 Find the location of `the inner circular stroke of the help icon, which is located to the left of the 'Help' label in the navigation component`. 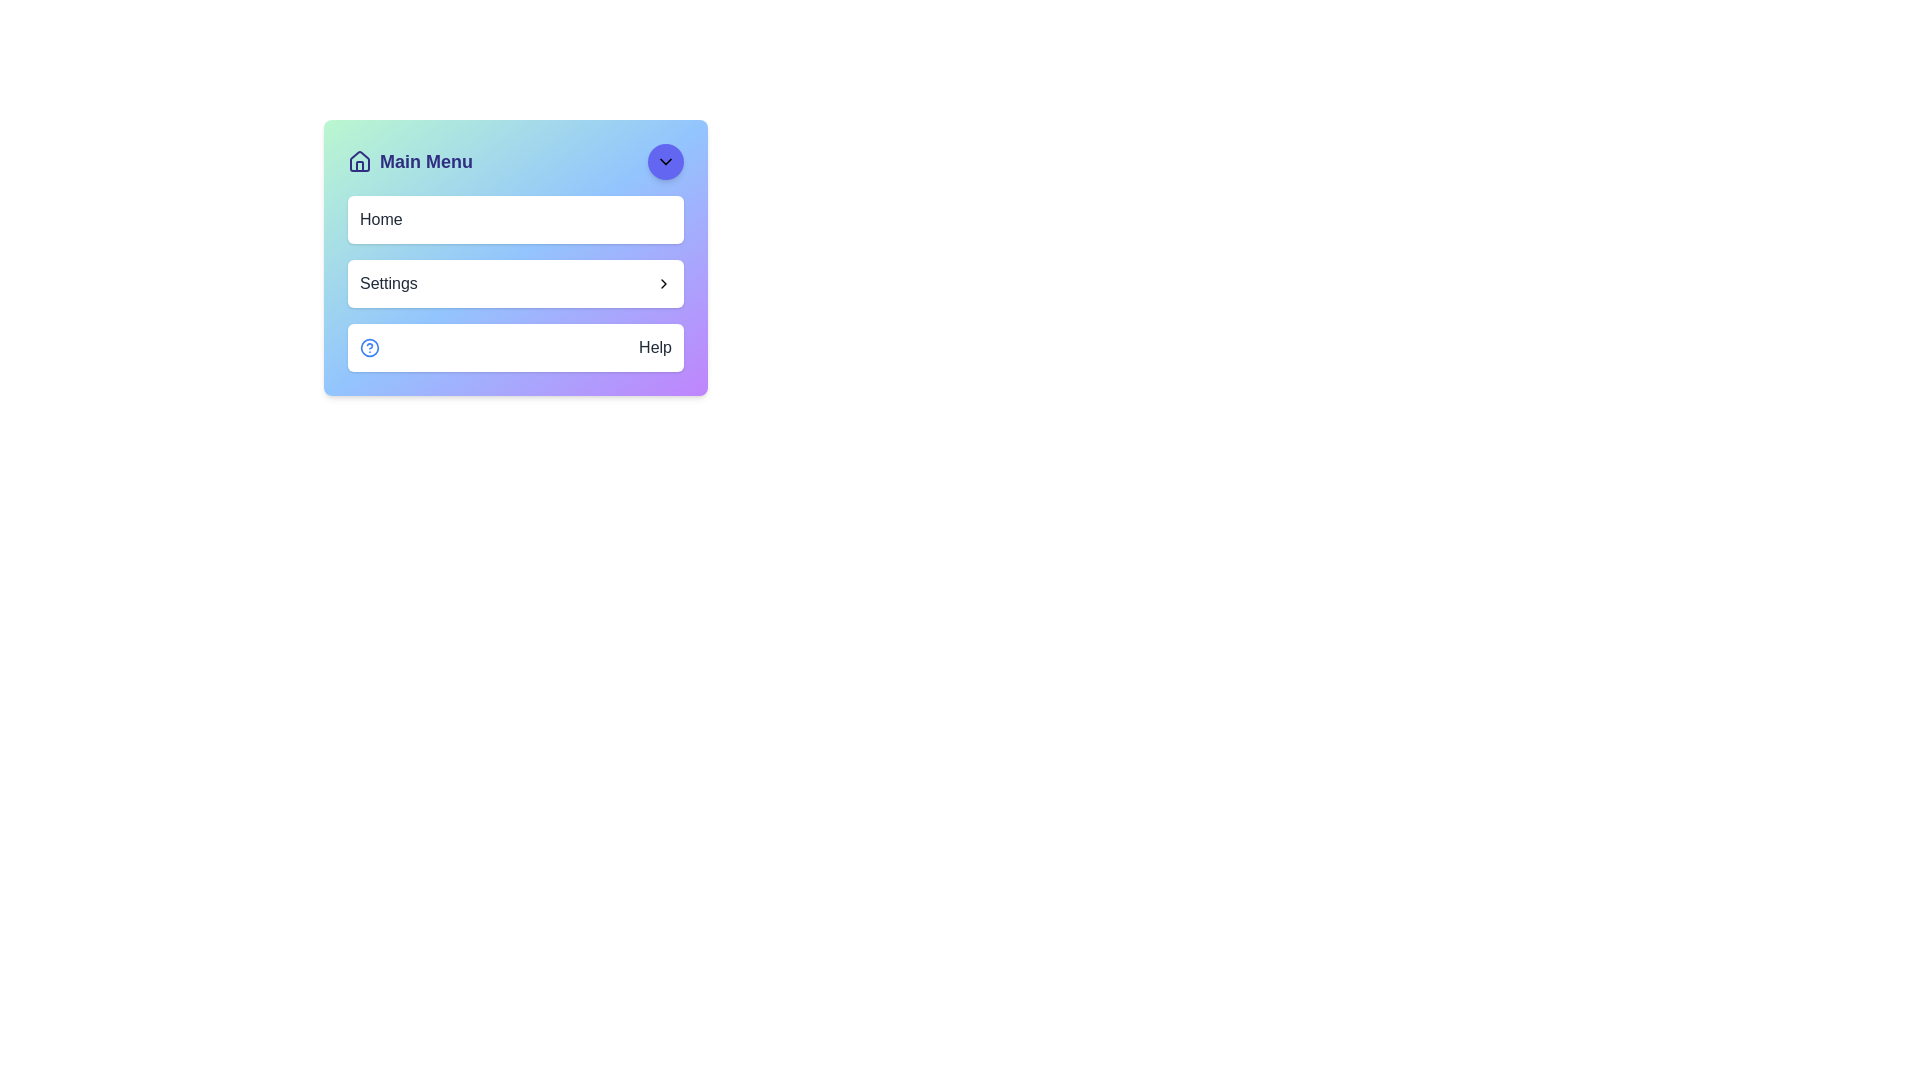

the inner circular stroke of the help icon, which is located to the left of the 'Help' label in the navigation component is located at coordinates (369, 346).